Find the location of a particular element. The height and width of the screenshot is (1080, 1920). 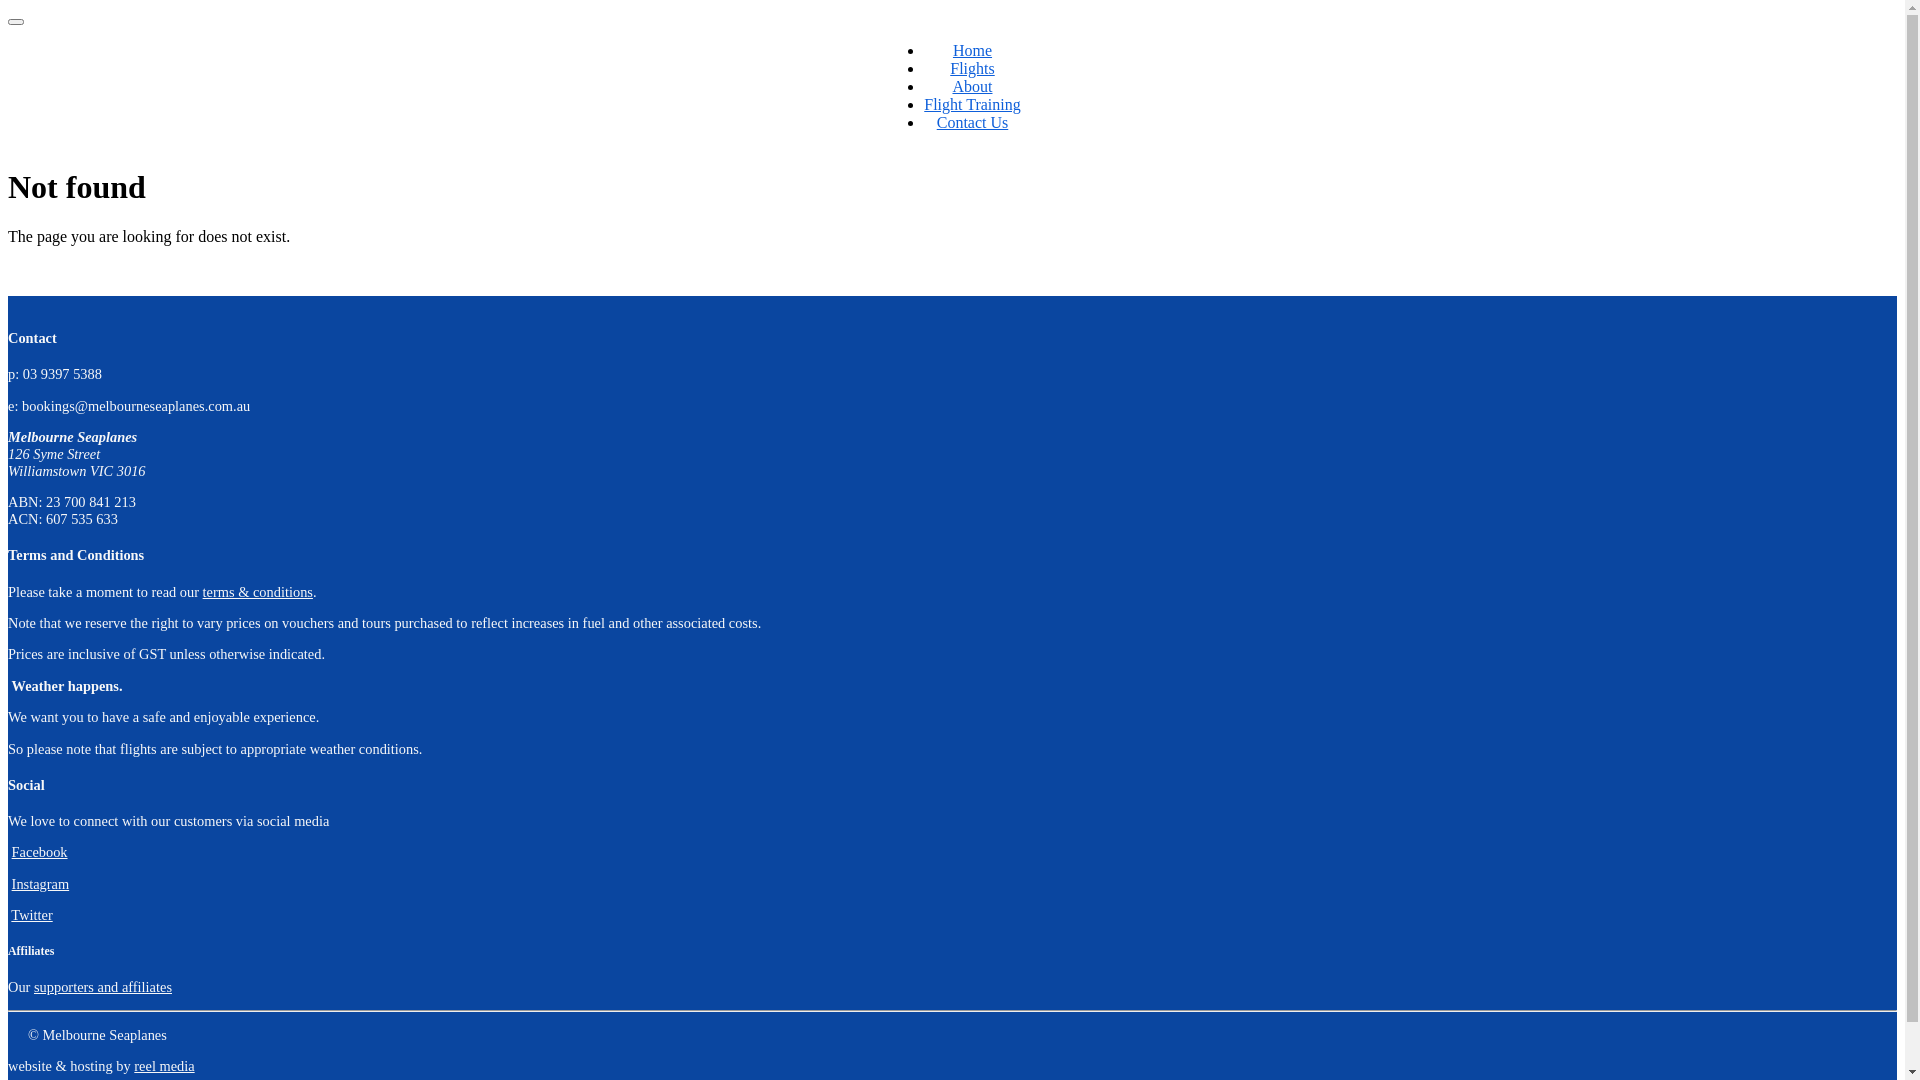

'Flights' is located at coordinates (971, 67).